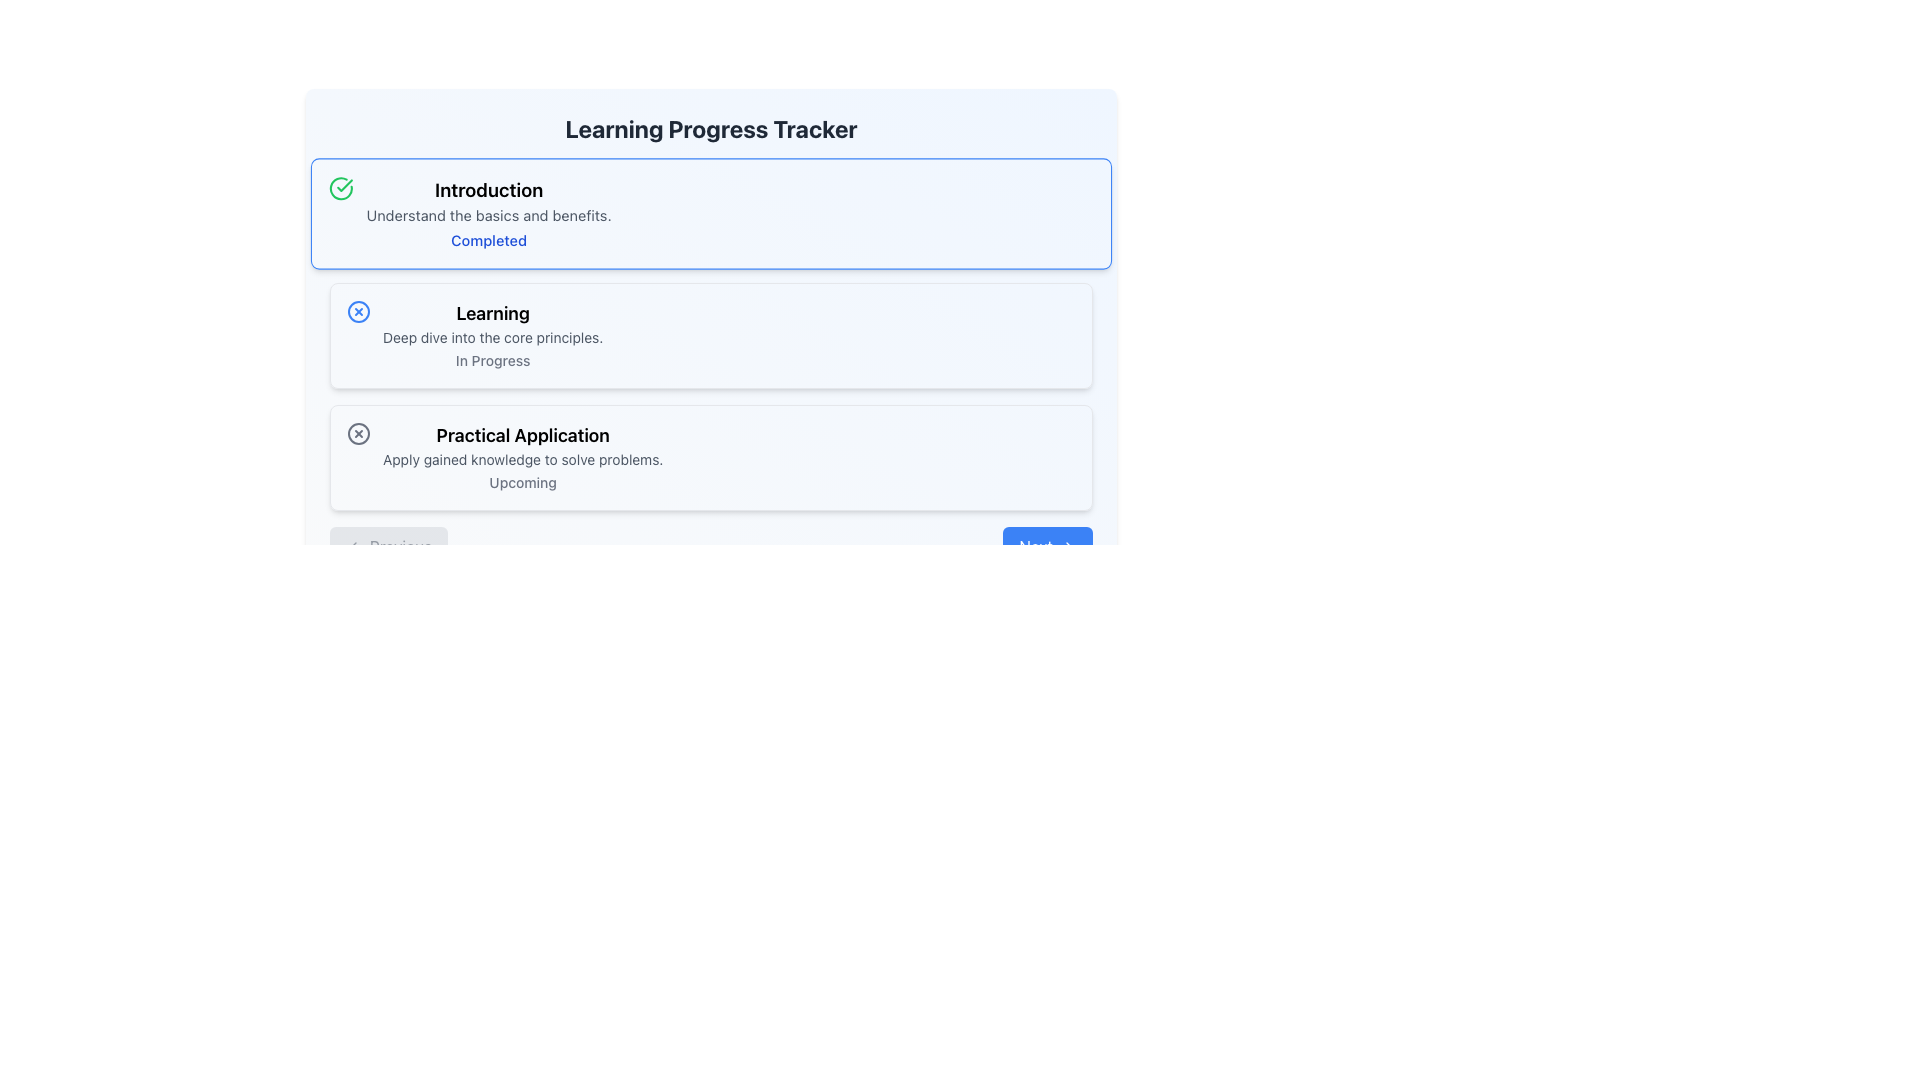 This screenshot has height=1080, width=1920. What do you see at coordinates (341, 188) in the screenshot?
I see `the green checkmark status indicator icon located to the left of the 'Introduction' heading` at bounding box center [341, 188].